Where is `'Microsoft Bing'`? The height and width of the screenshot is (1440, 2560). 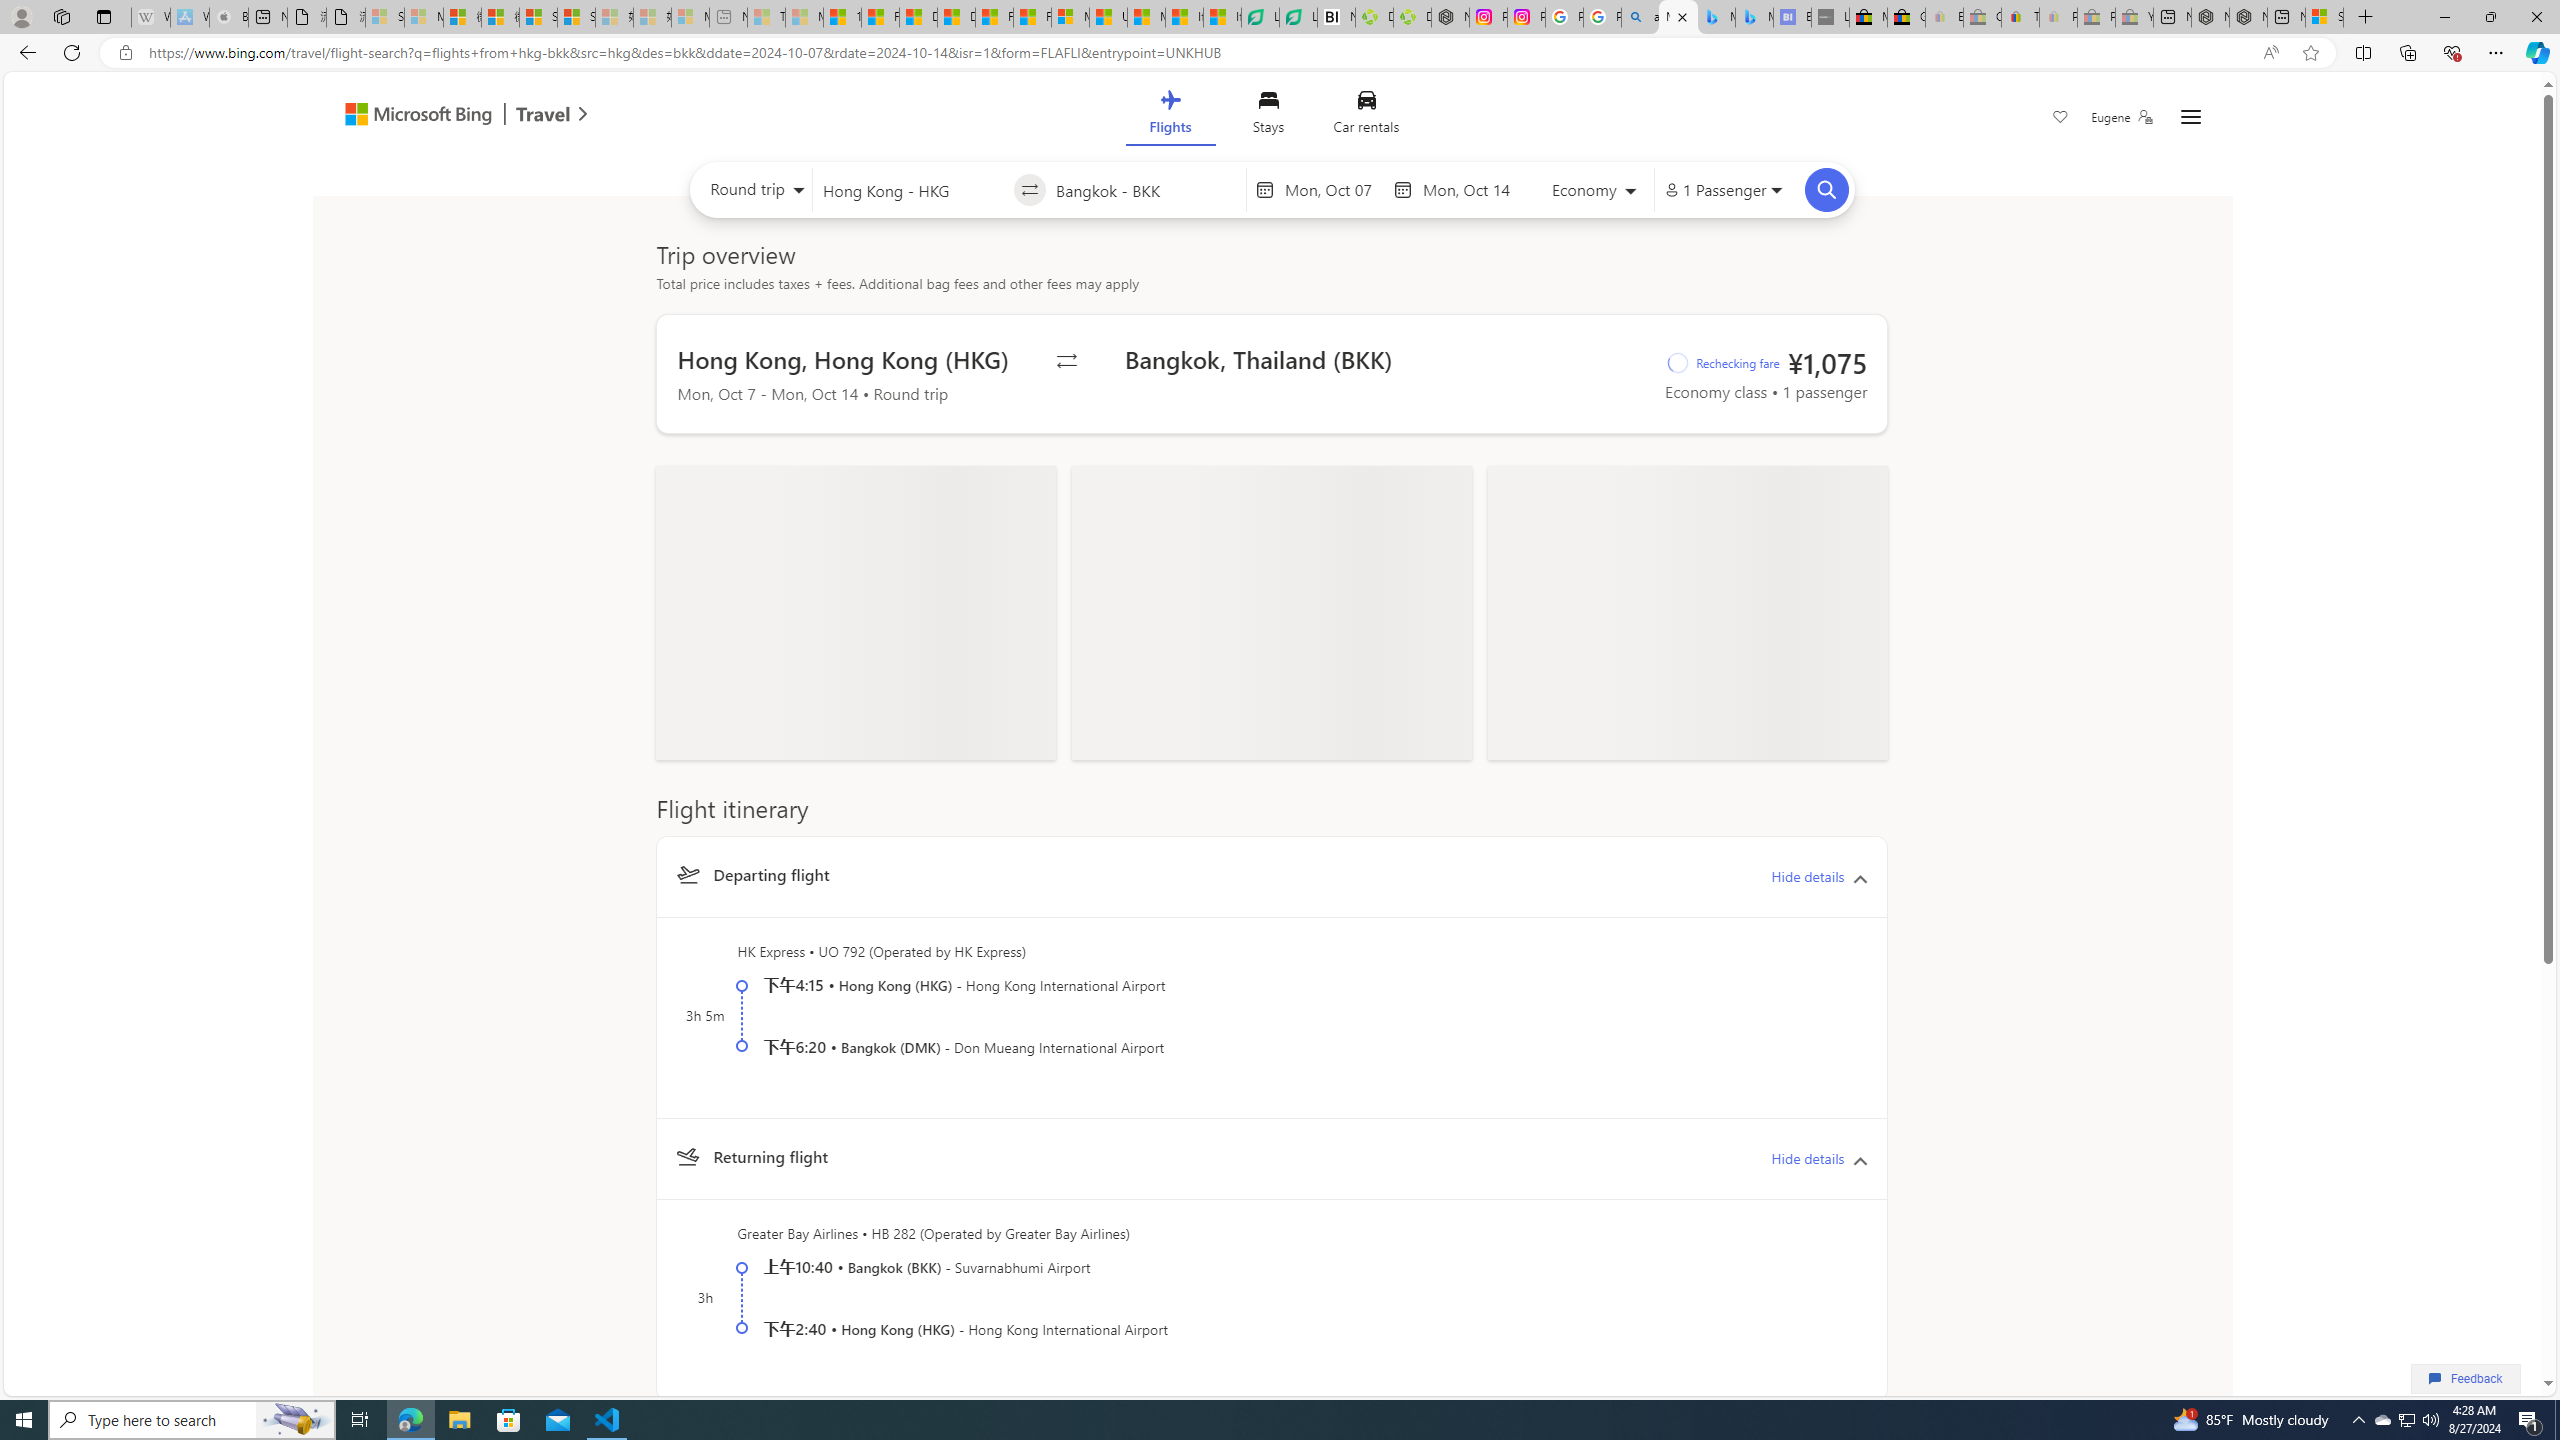
'Microsoft Bing' is located at coordinates (408, 115).